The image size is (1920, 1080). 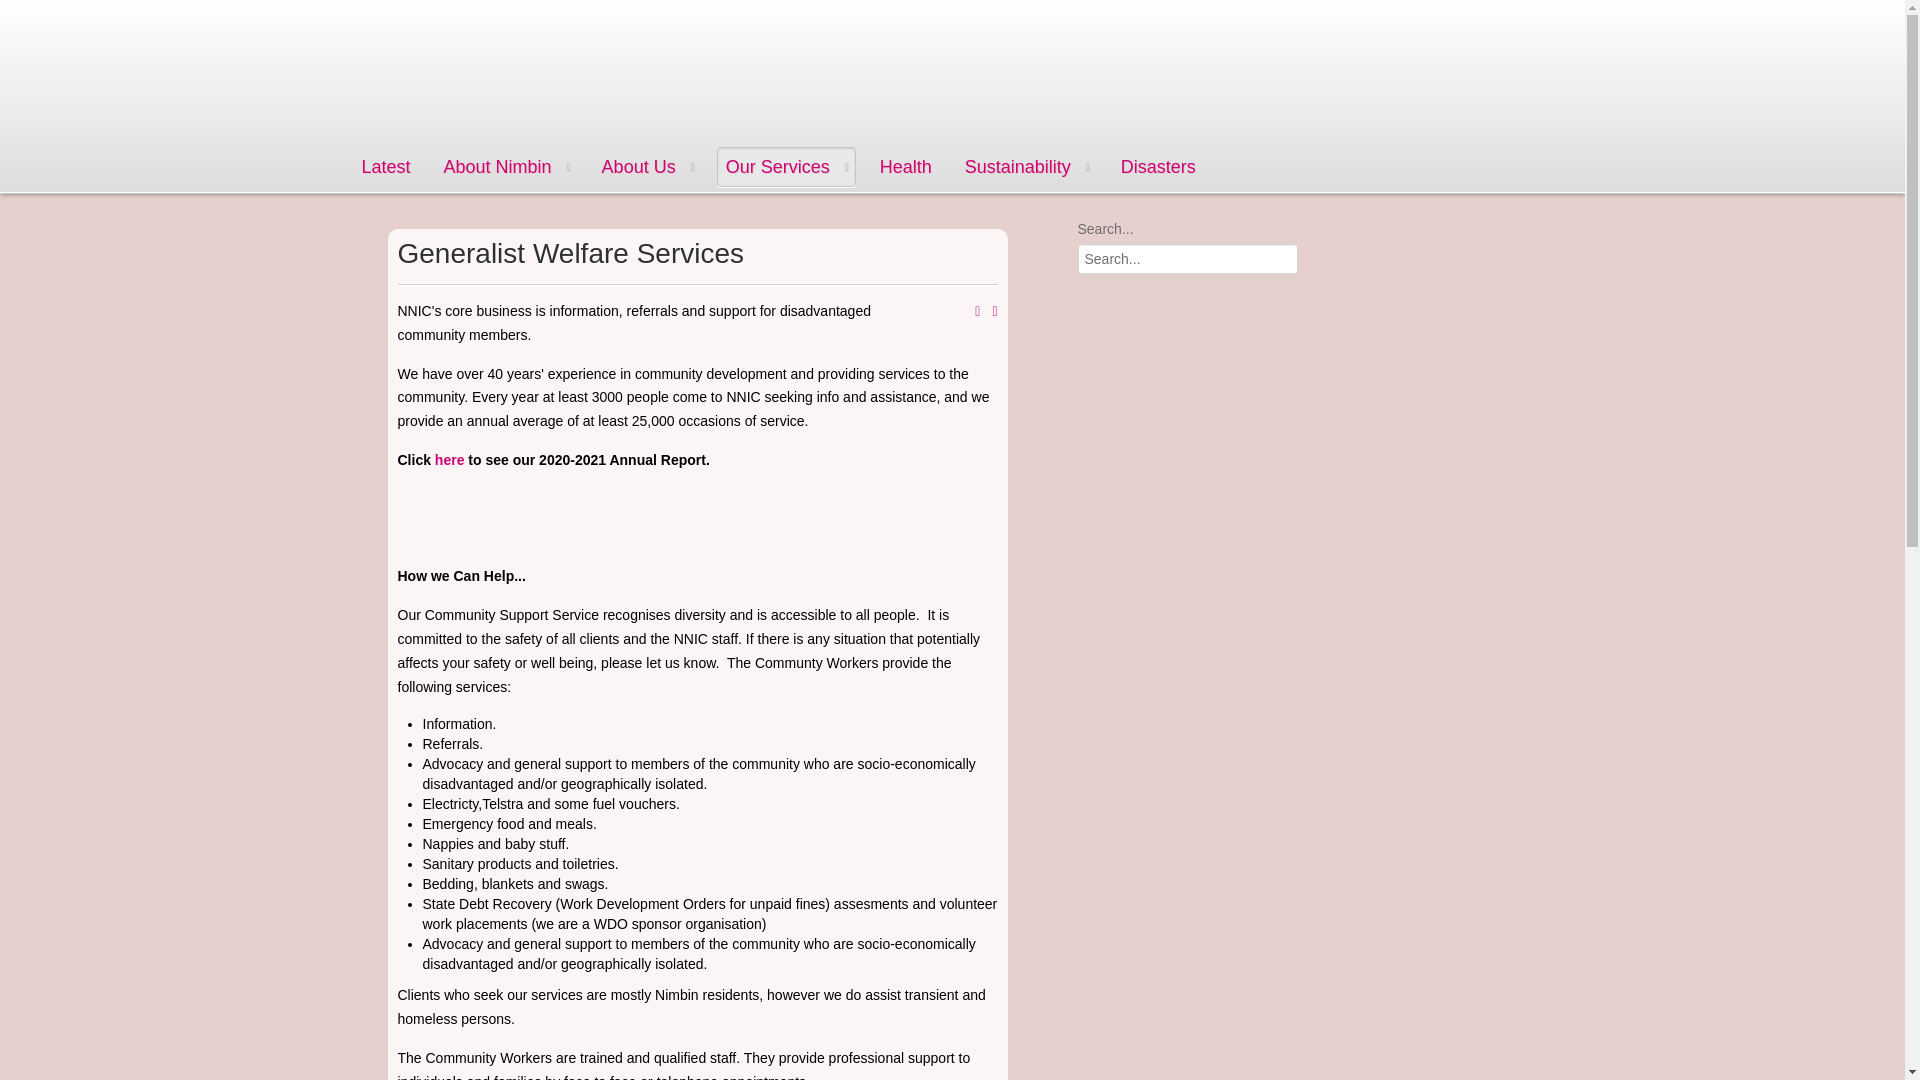 What do you see at coordinates (994, 311) in the screenshot?
I see `'Email'` at bounding box center [994, 311].